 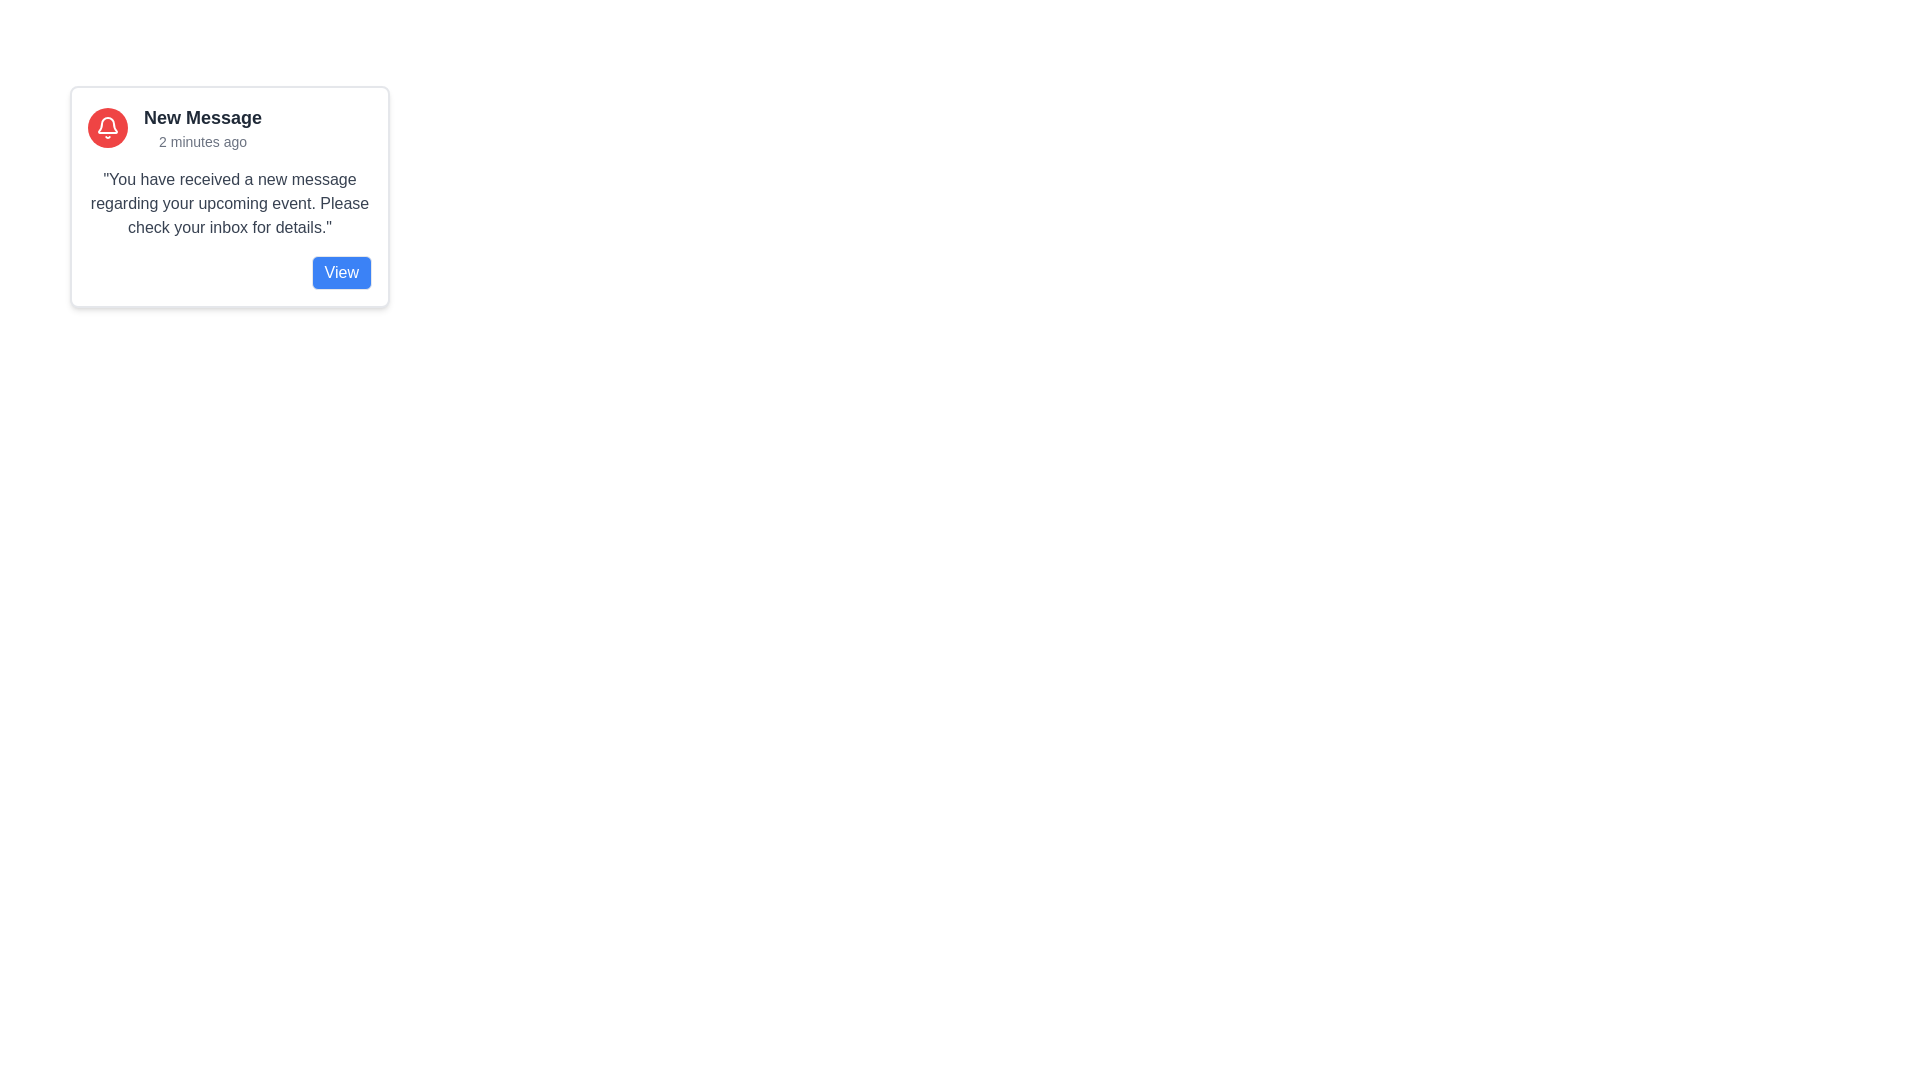 What do you see at coordinates (202, 141) in the screenshot?
I see `the timestamp text label located beneath 'New Message' and above the main body text in the notification card` at bounding box center [202, 141].